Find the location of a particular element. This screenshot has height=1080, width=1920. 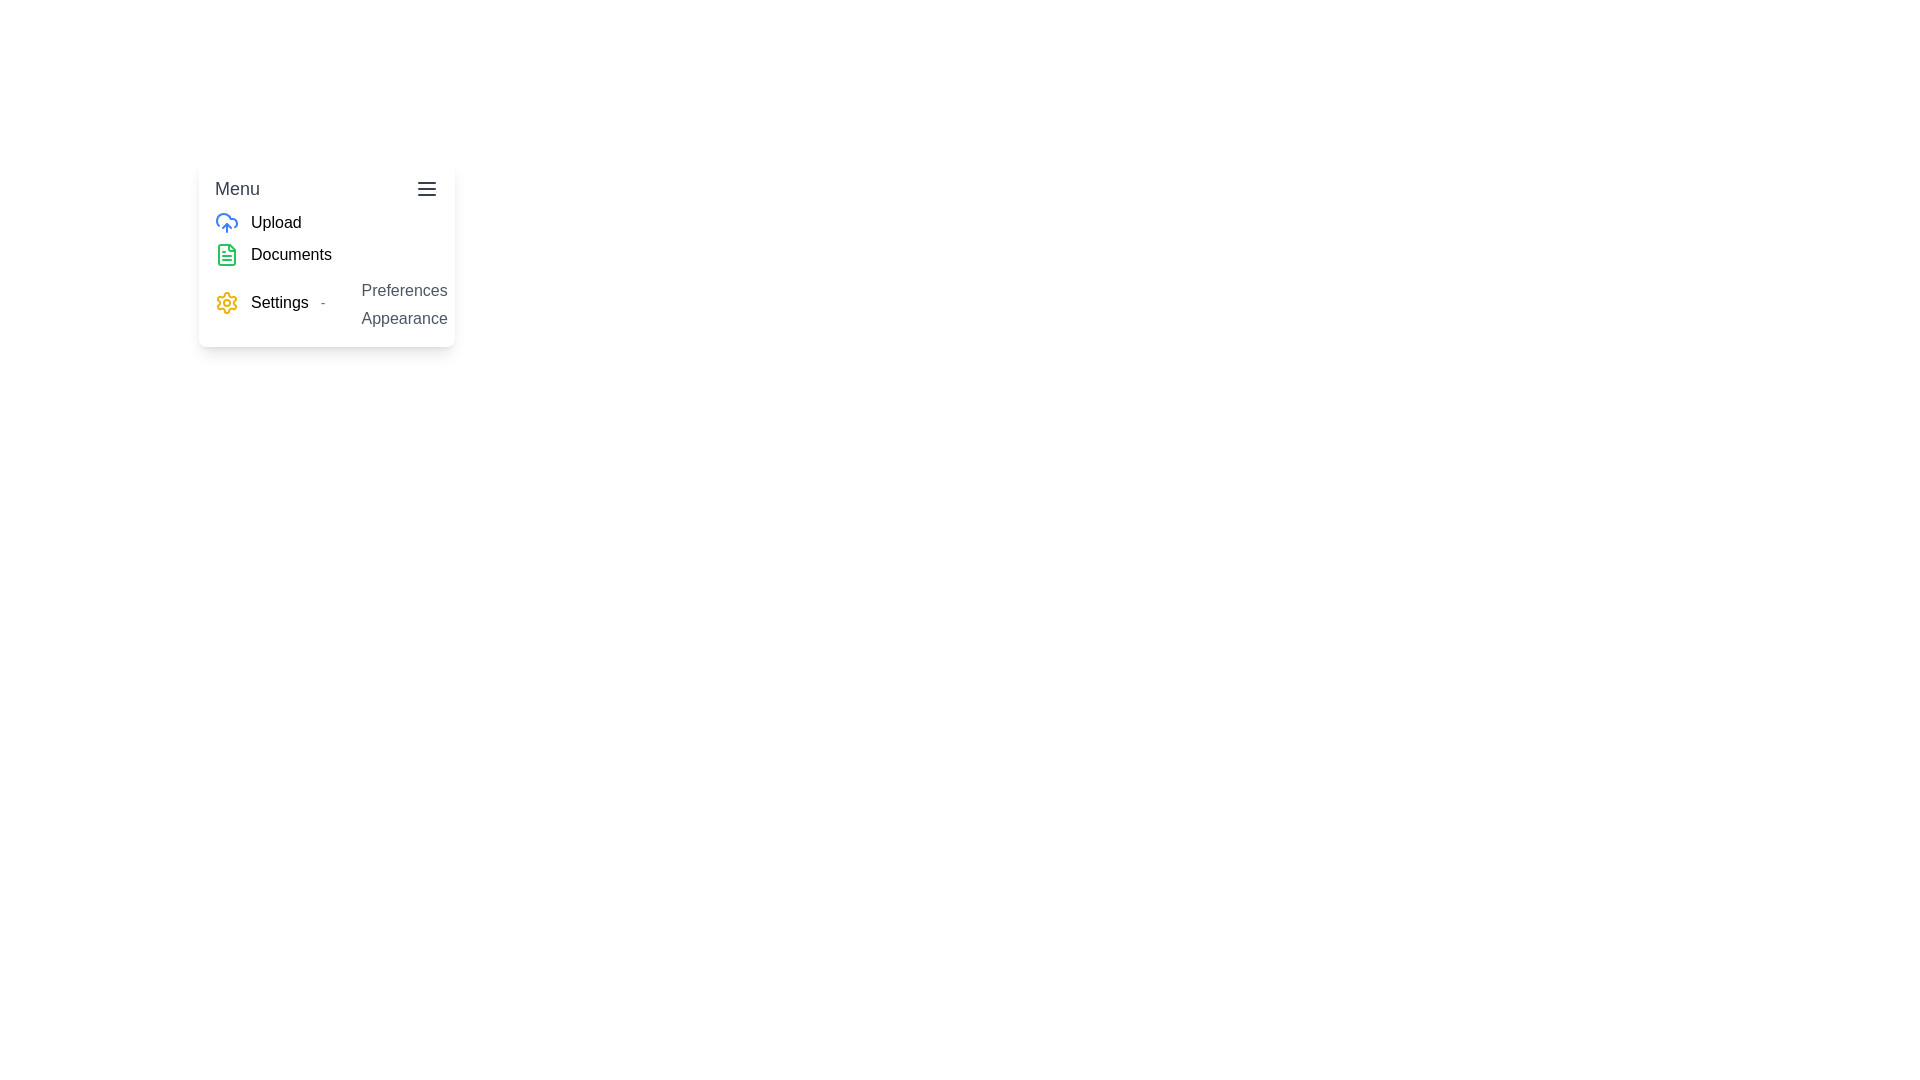

the first text label element that serves as a navigation link or trigger for modifying user preferences, located above the 'Appearance' sibling and near the 'Settings' entry is located at coordinates (403, 290).